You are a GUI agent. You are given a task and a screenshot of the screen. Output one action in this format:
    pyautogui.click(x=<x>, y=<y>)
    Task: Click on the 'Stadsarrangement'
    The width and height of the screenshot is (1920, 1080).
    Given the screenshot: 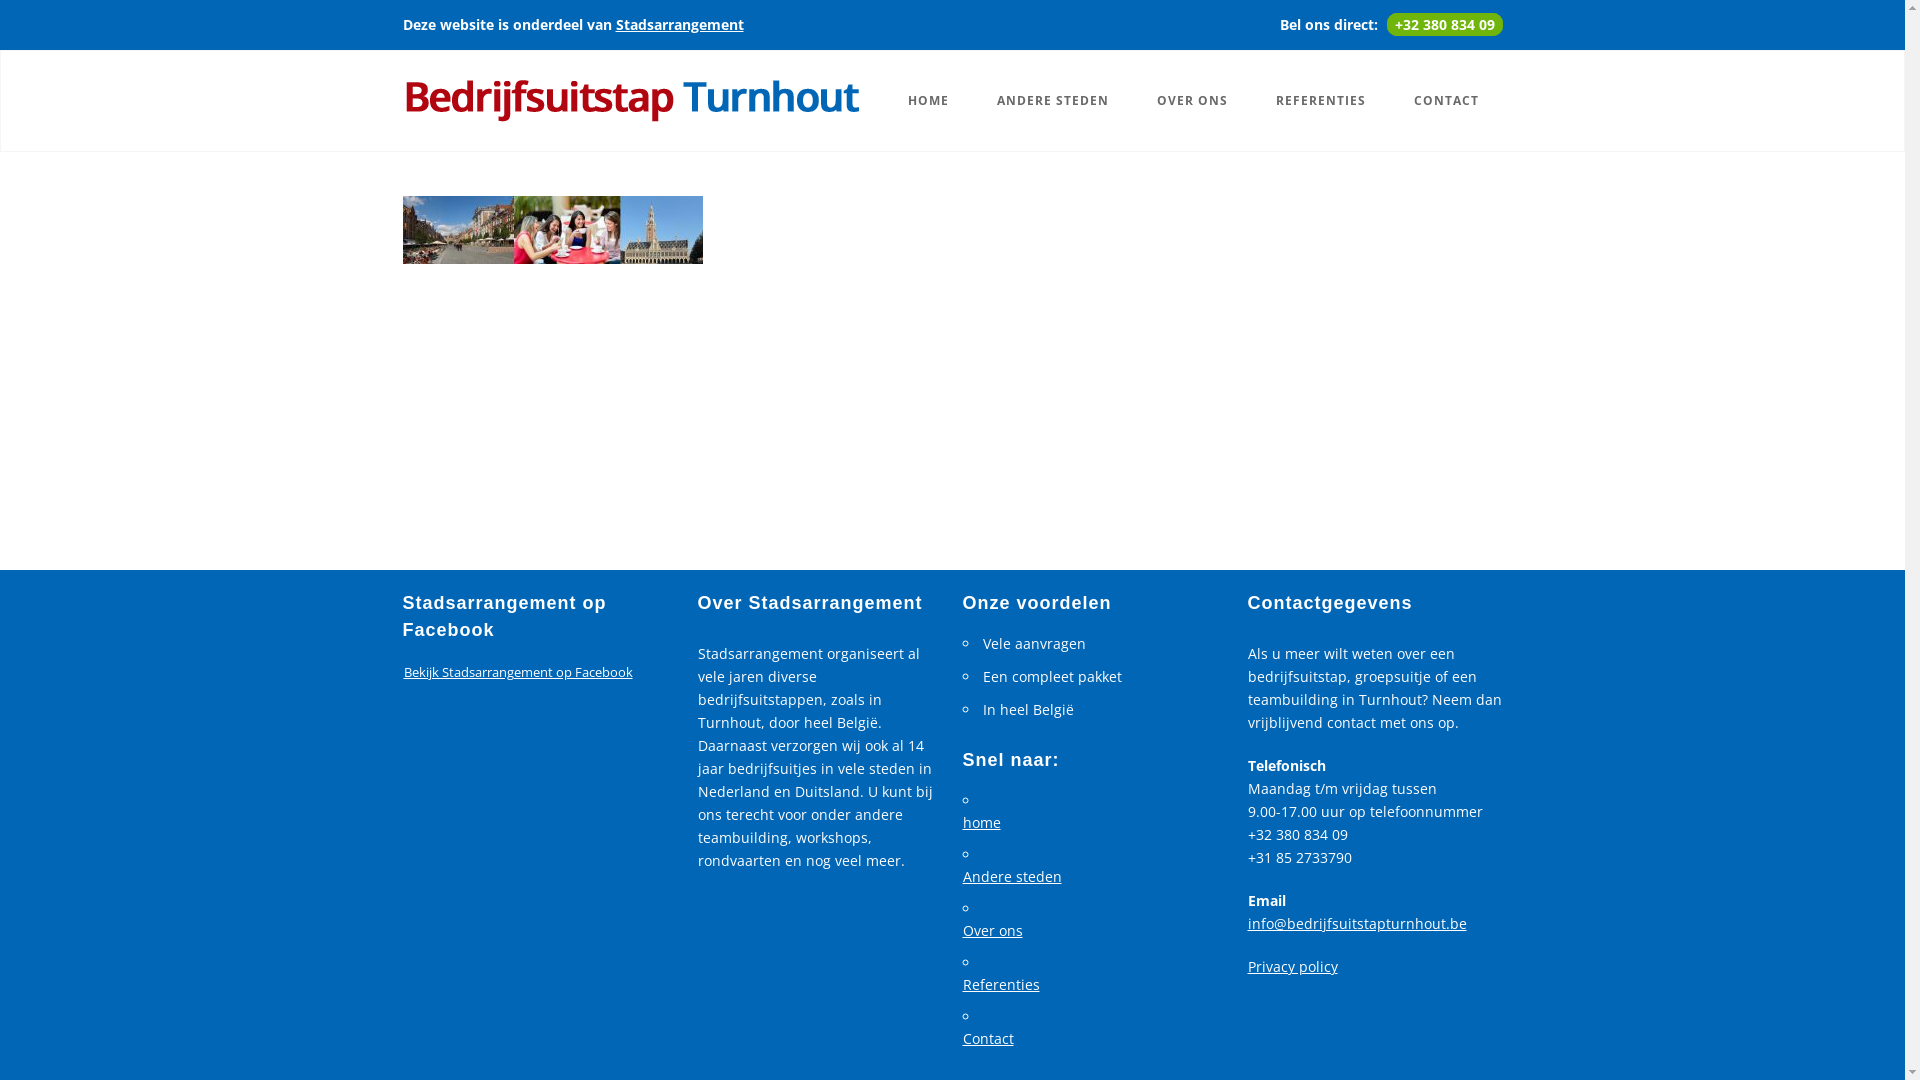 What is the action you would take?
    pyautogui.click(x=680, y=24)
    